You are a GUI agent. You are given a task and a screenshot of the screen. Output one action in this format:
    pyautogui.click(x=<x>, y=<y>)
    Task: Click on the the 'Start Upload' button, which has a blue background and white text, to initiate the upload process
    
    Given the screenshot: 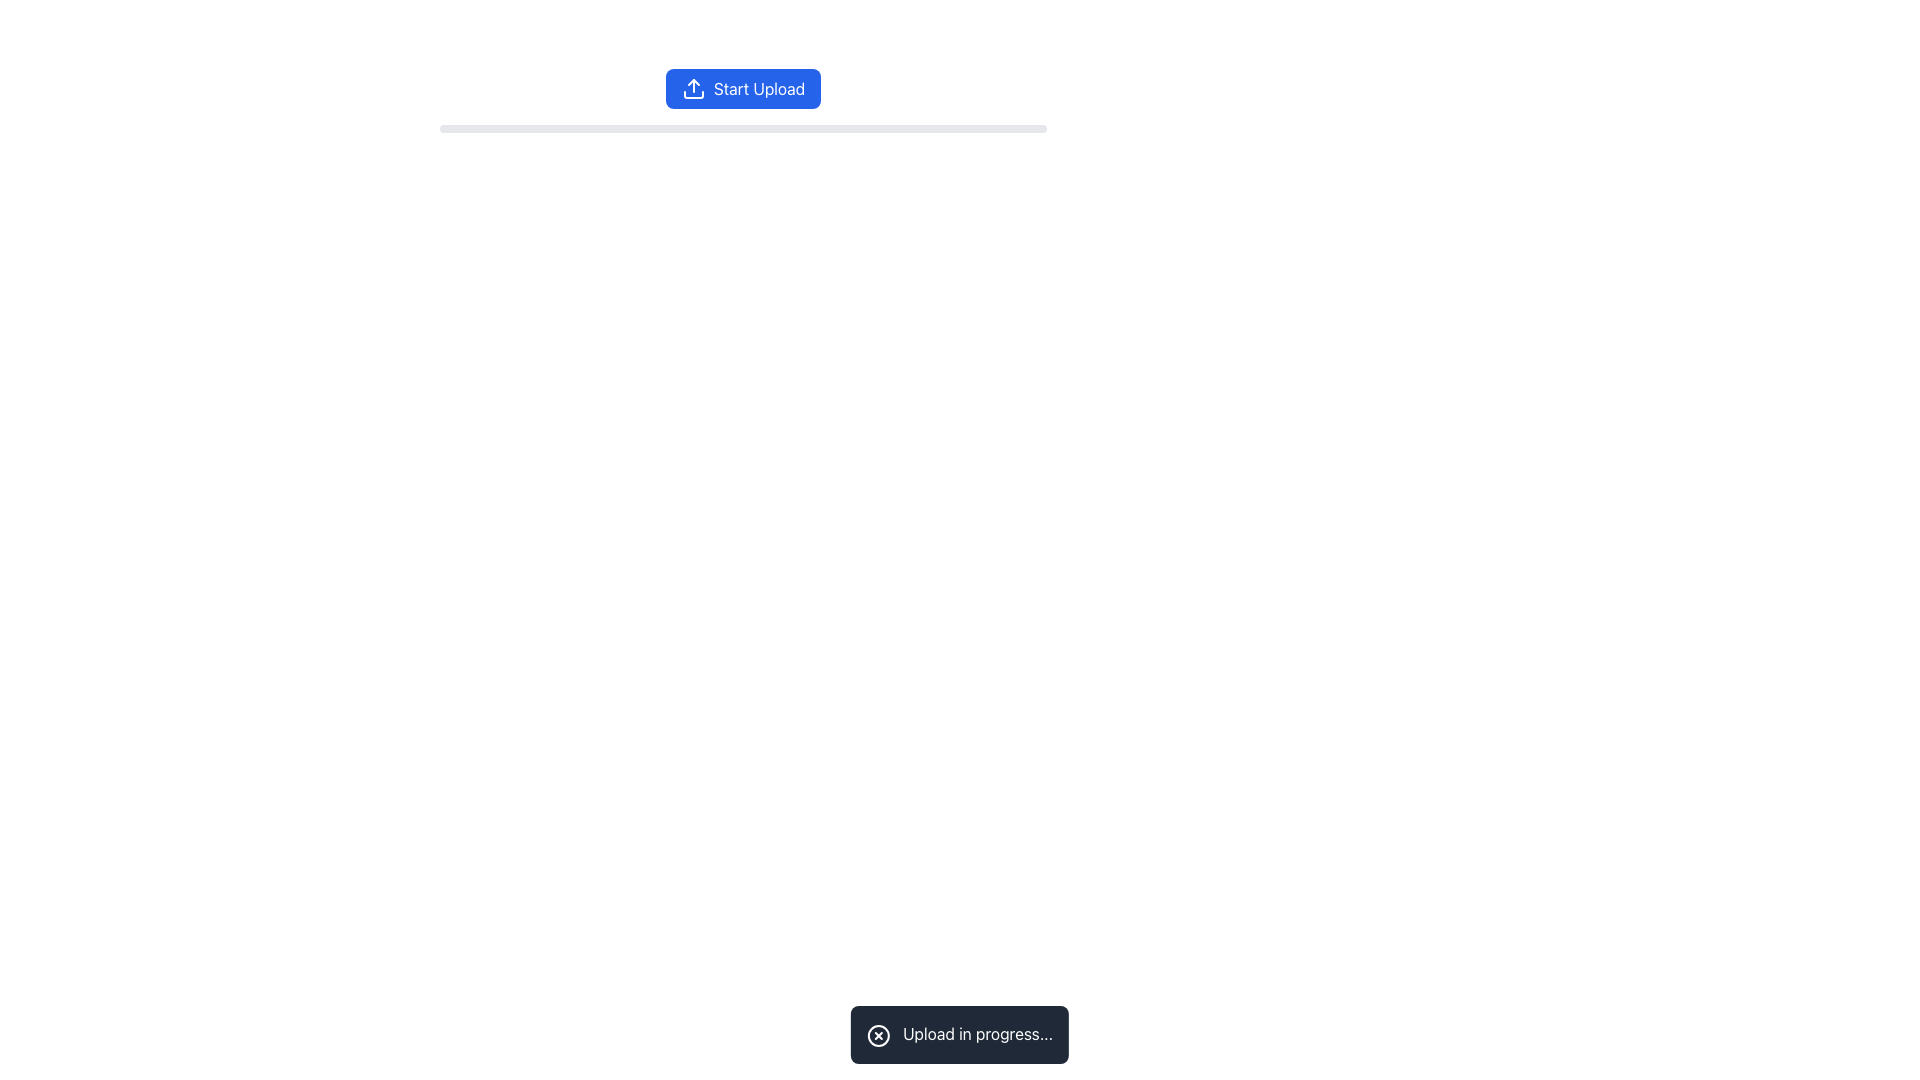 What is the action you would take?
    pyautogui.click(x=742, y=87)
    